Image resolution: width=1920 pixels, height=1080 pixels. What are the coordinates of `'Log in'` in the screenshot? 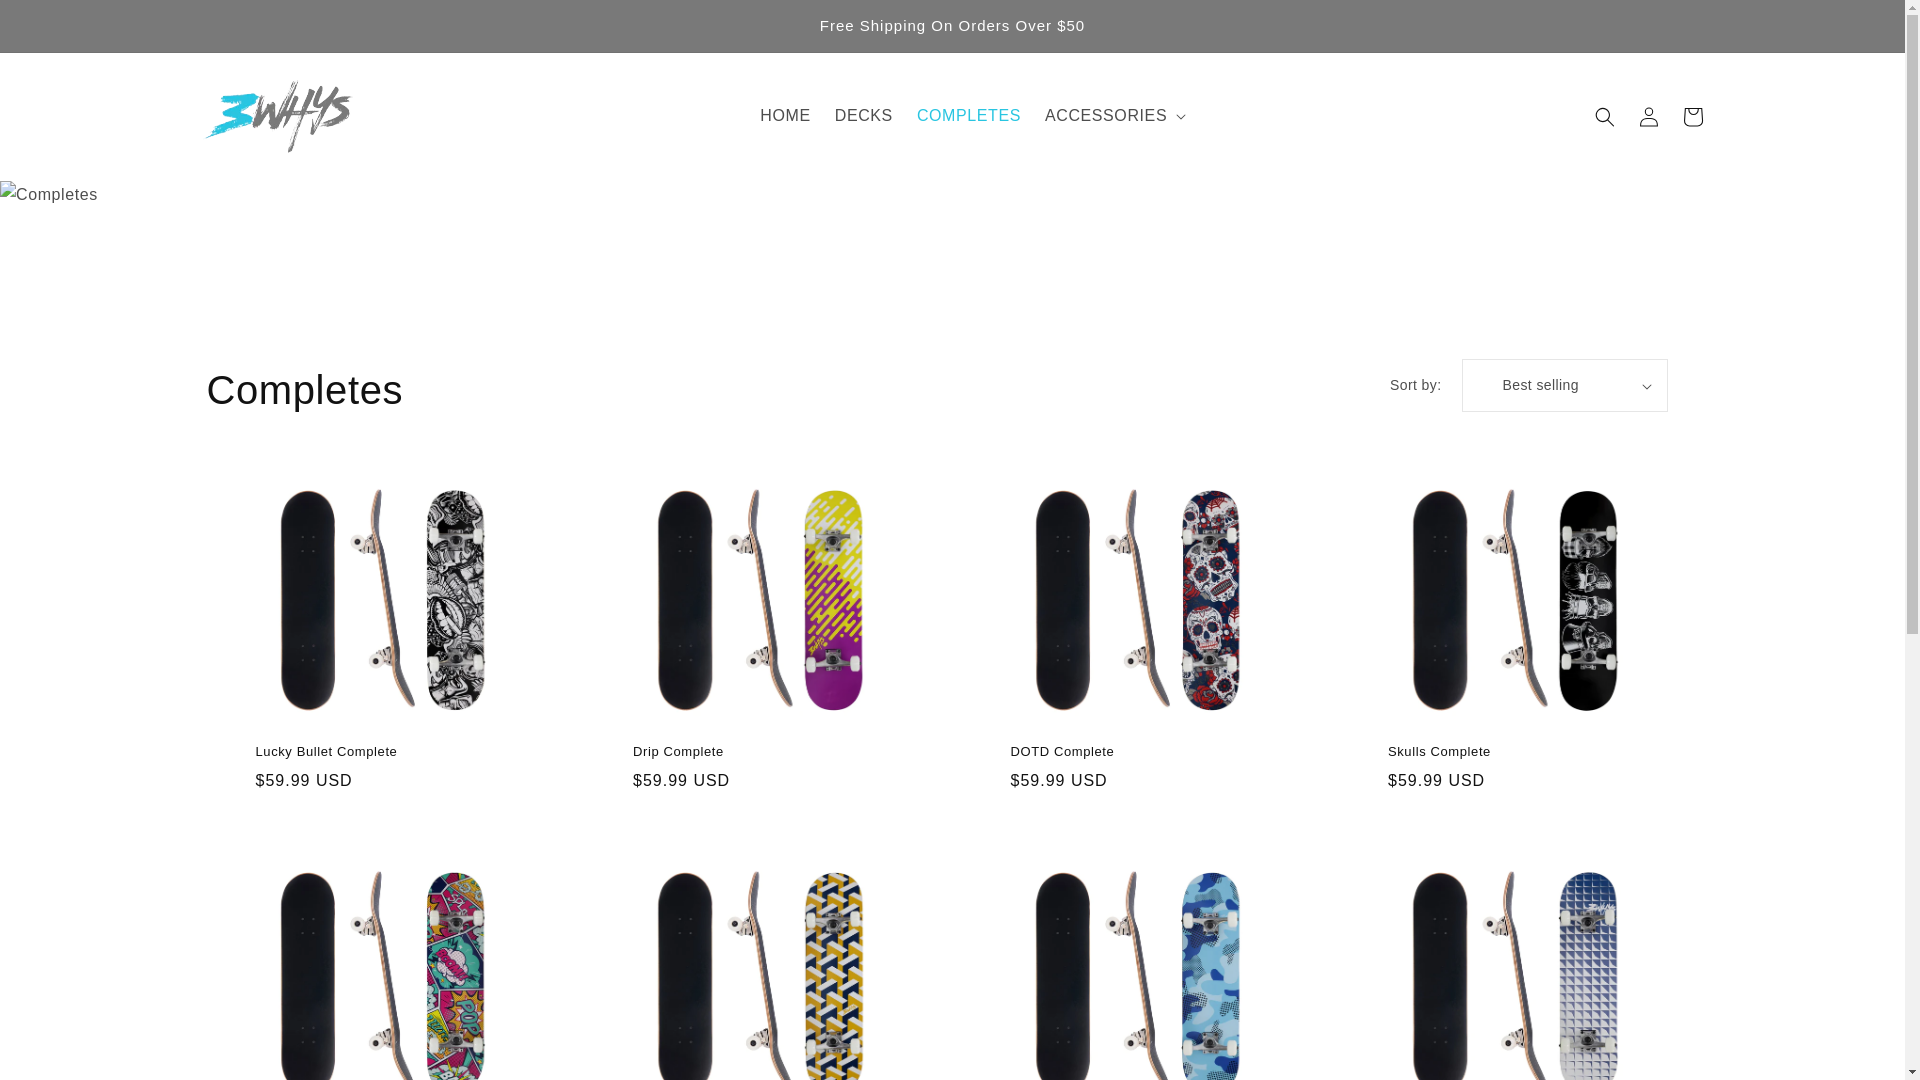 It's located at (1626, 115).